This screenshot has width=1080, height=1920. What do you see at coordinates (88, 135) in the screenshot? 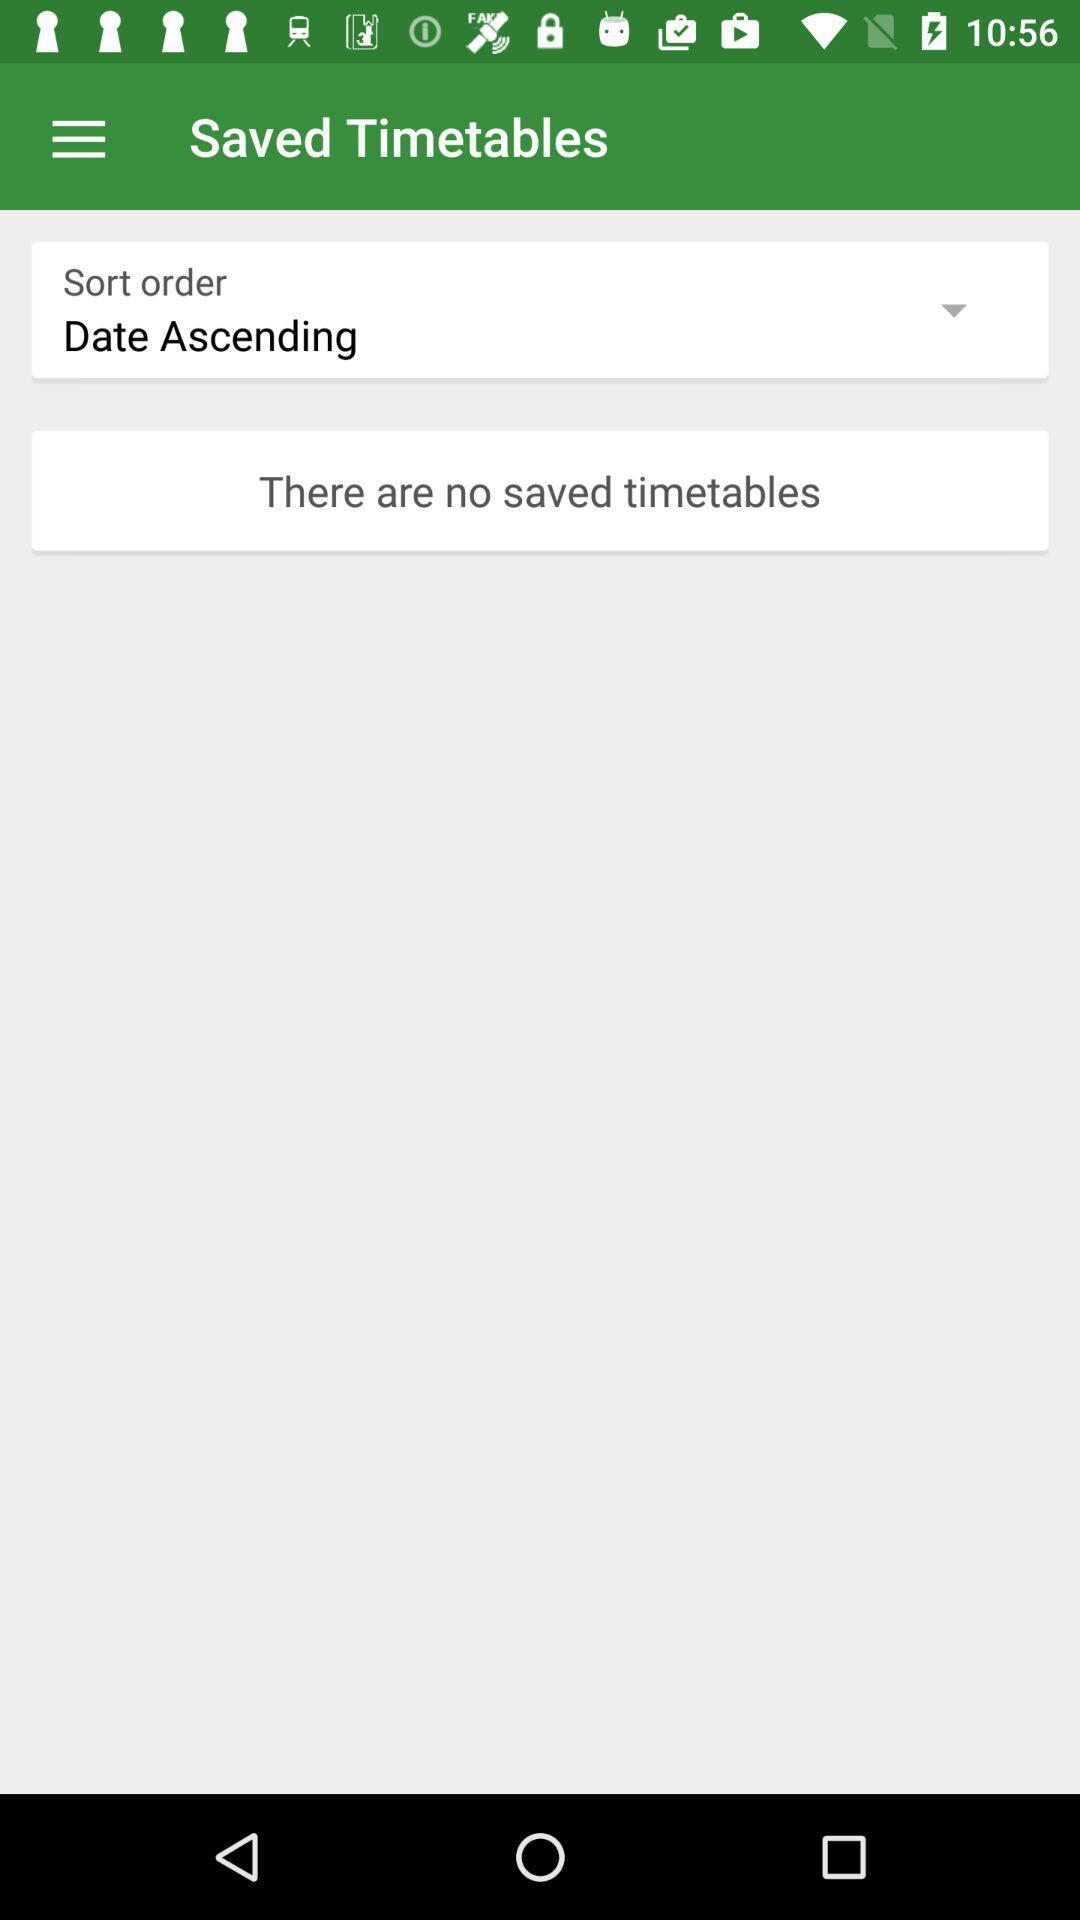
I see `menu options` at bounding box center [88, 135].